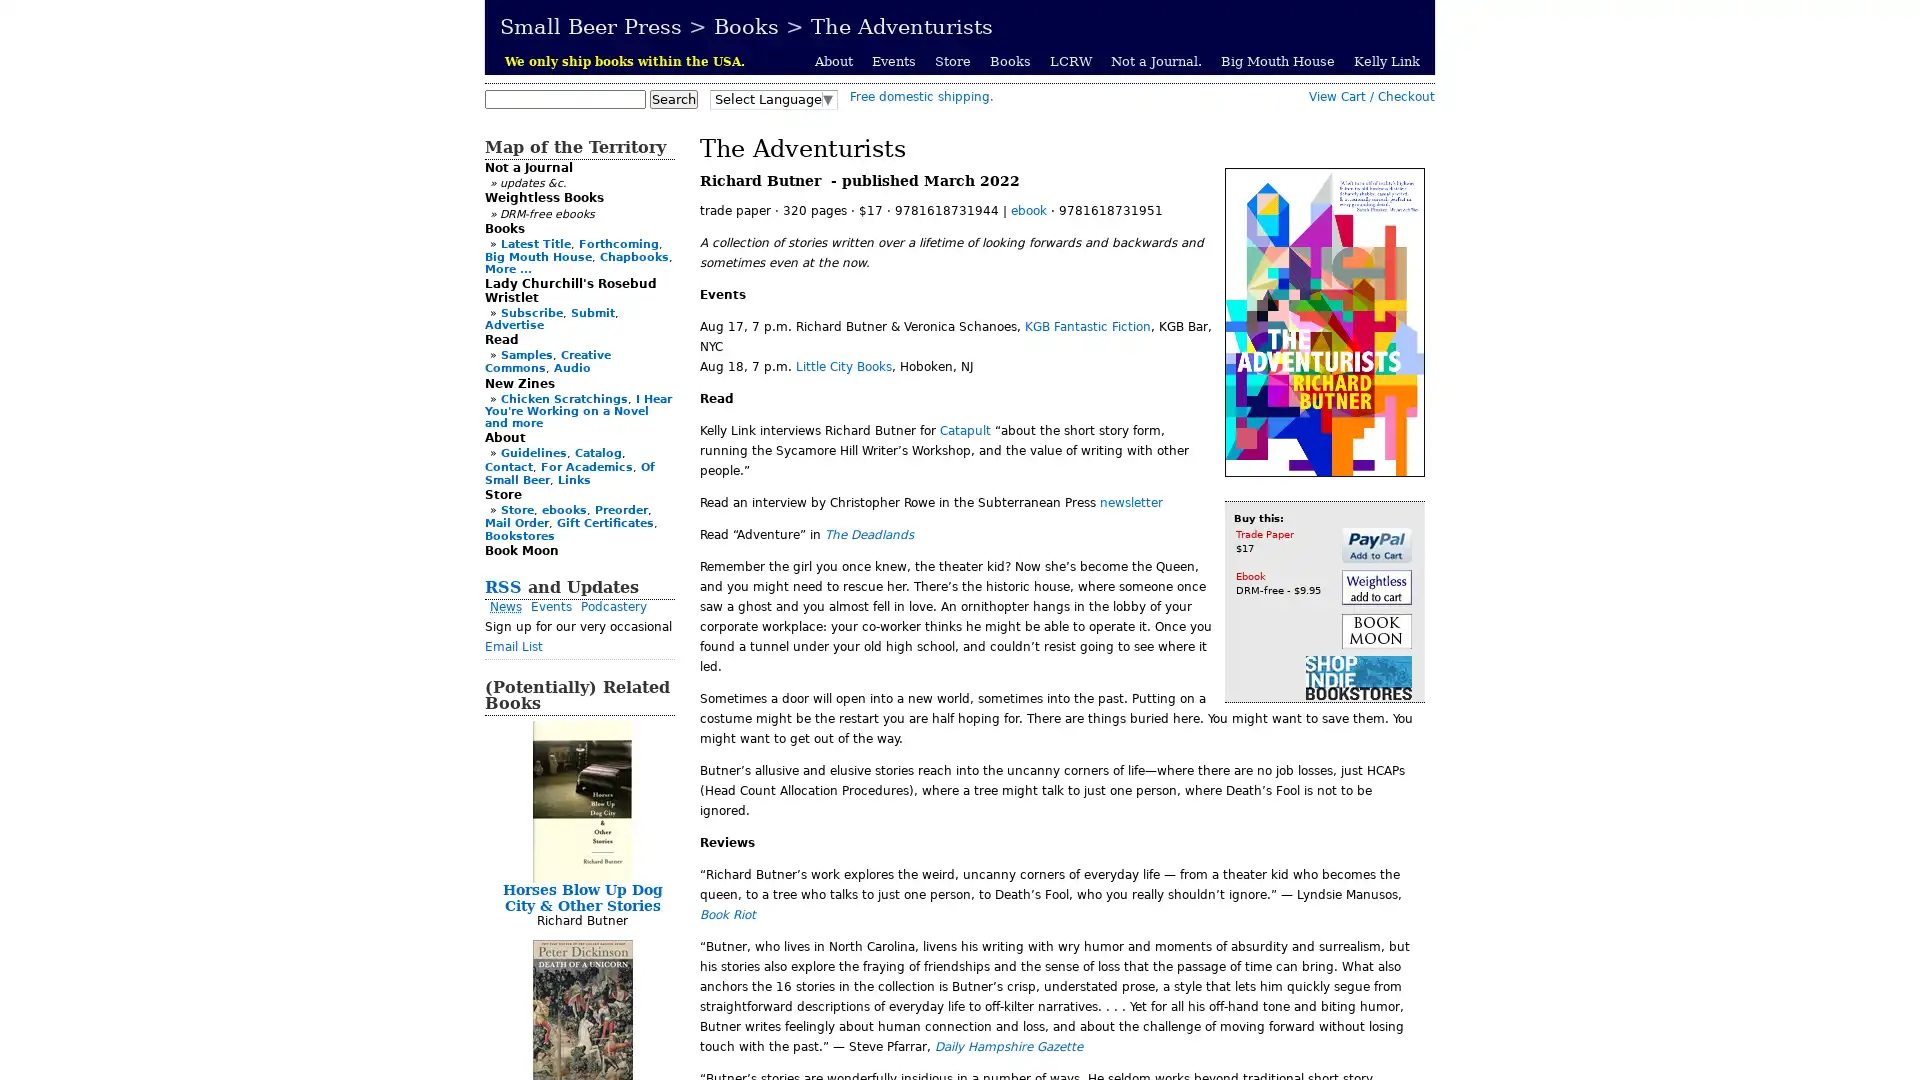  What do you see at coordinates (673, 99) in the screenshot?
I see `Search` at bounding box center [673, 99].